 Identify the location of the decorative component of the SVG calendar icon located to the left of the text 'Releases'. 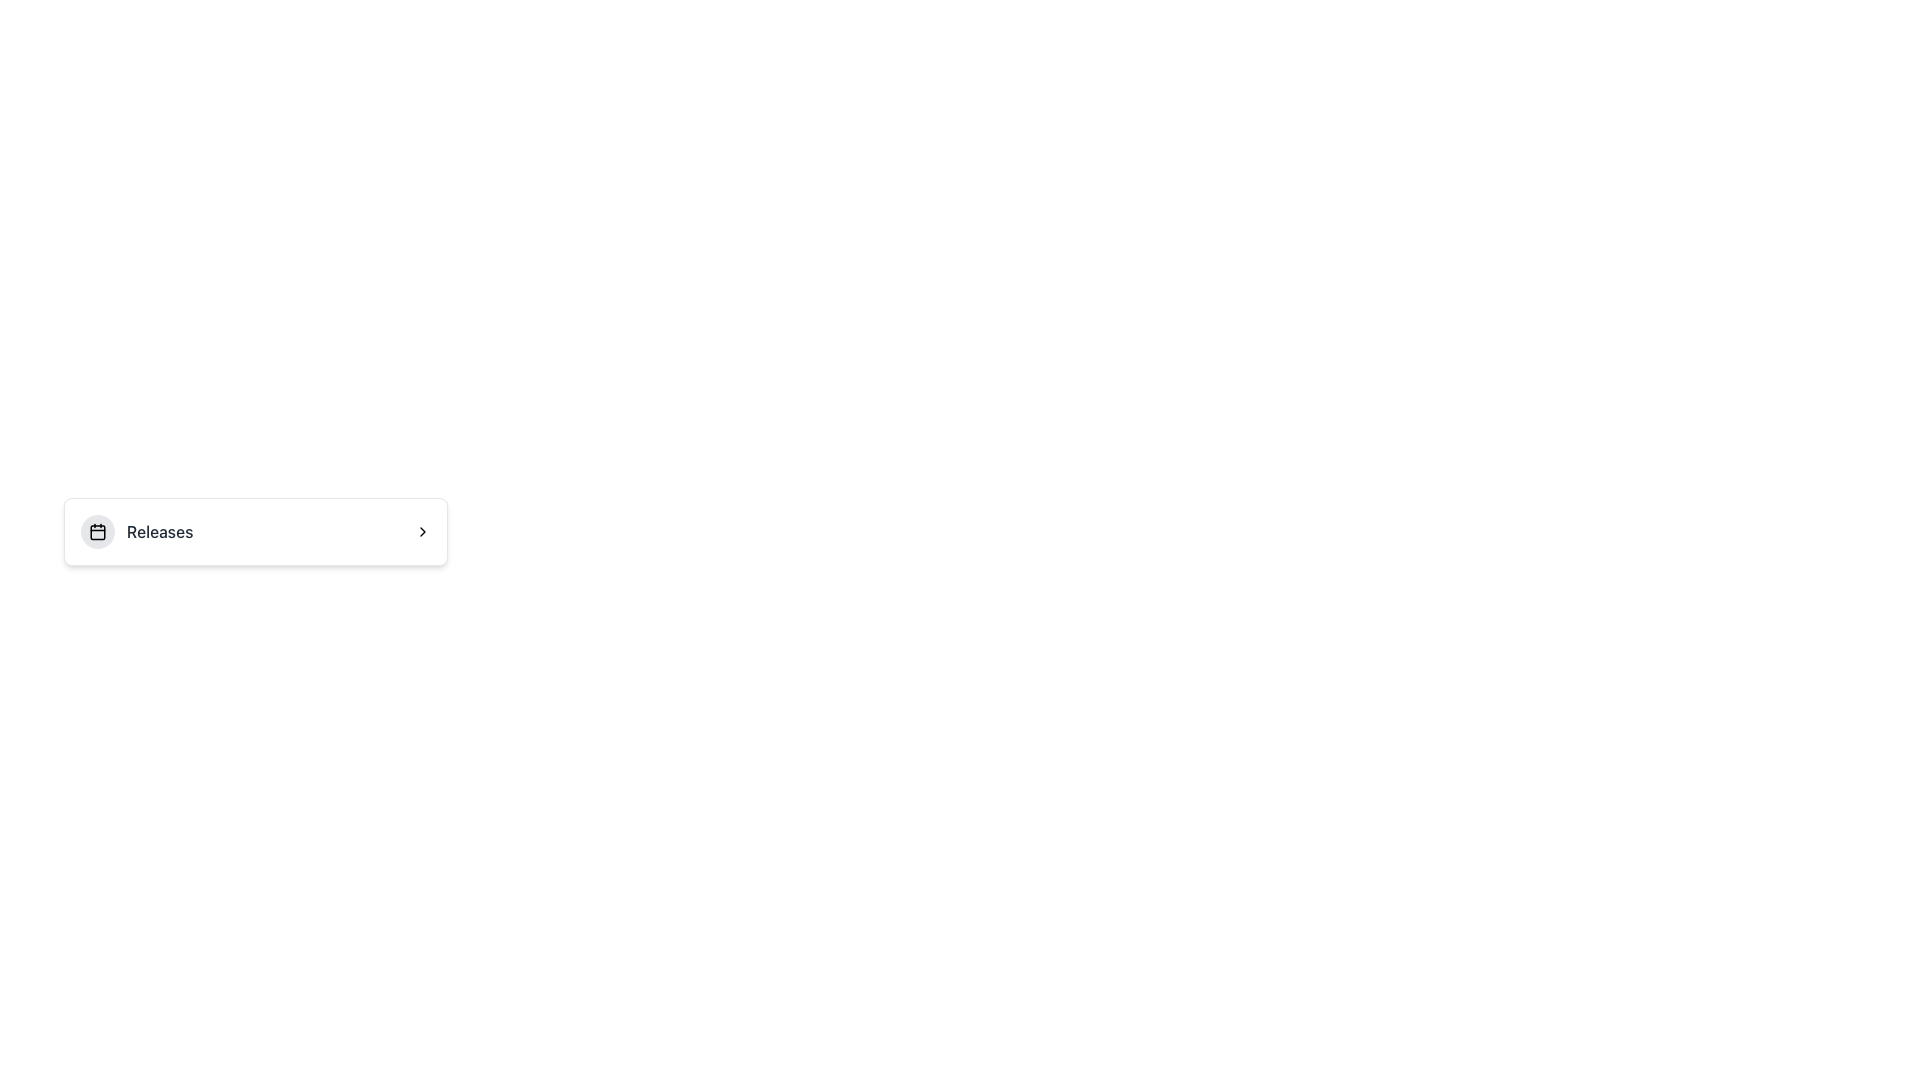
(96, 531).